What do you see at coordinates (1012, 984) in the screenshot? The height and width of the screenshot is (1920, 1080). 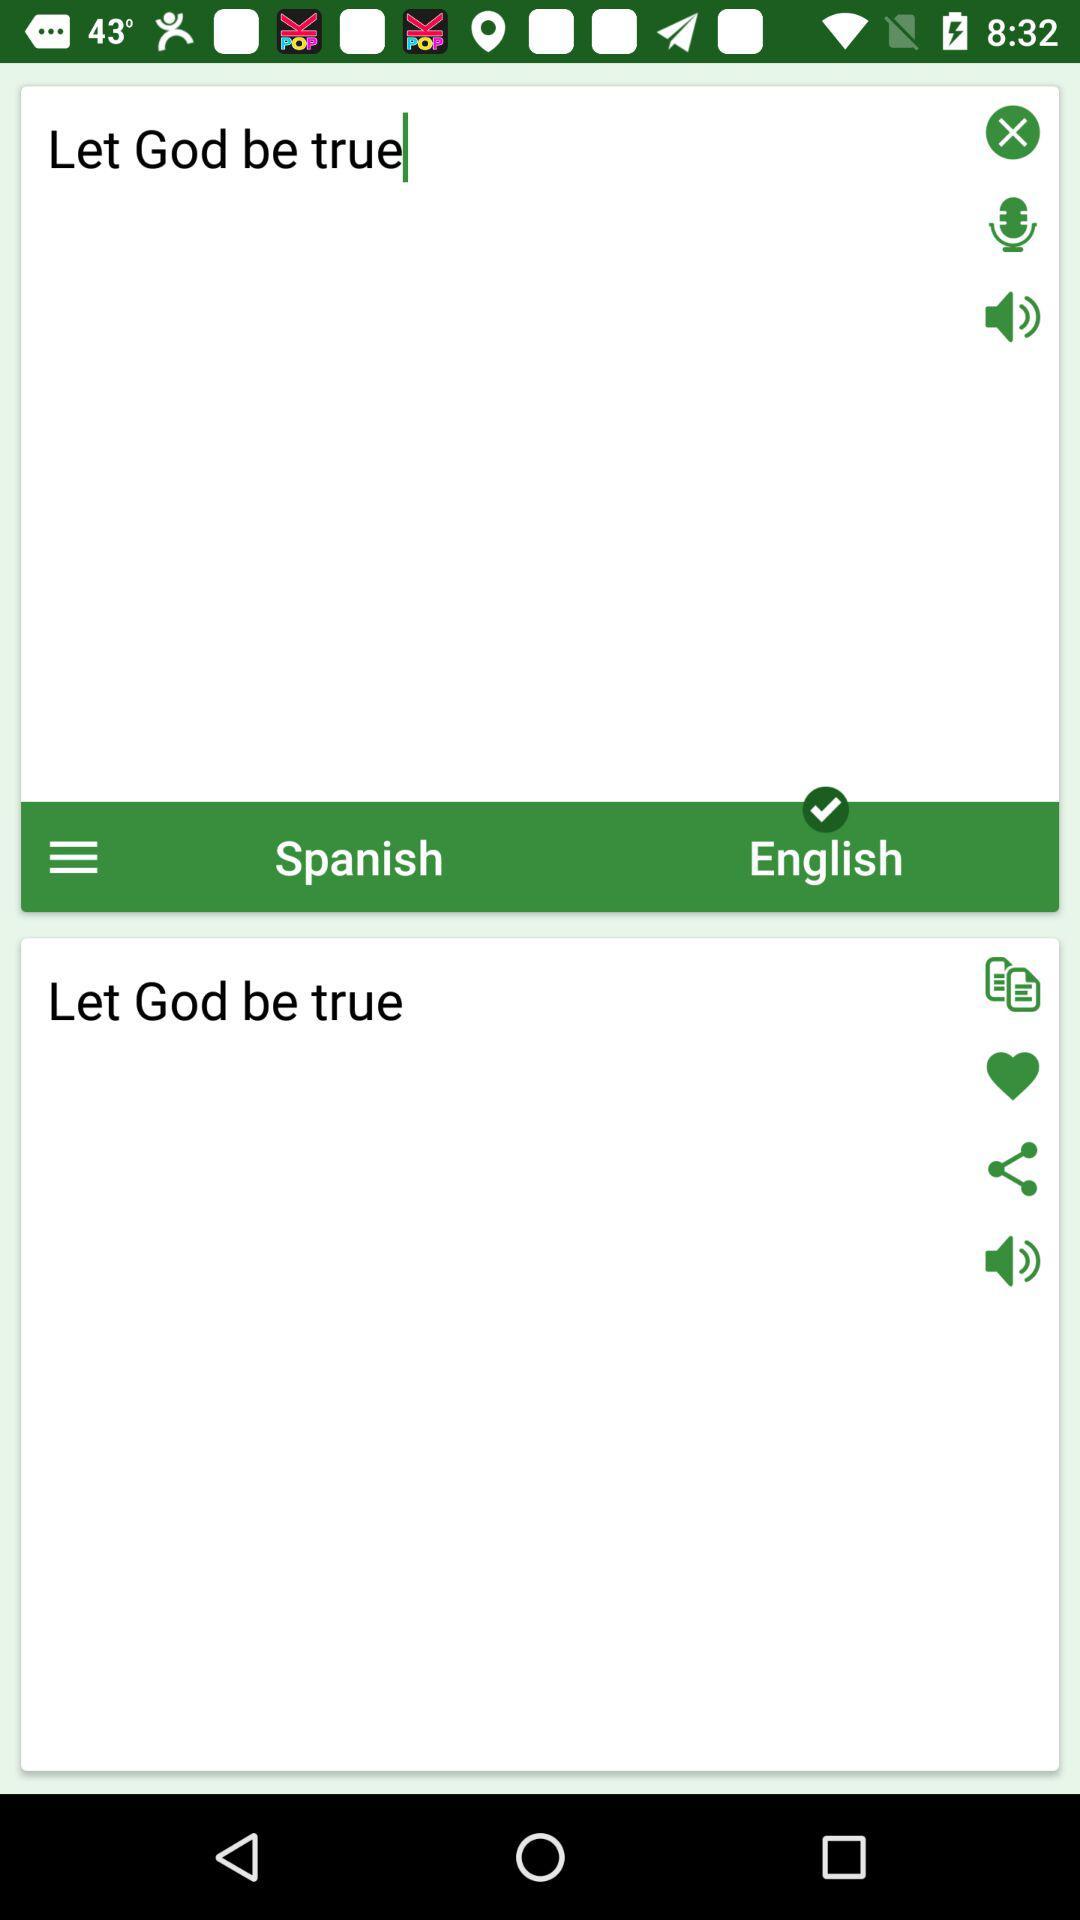 I see `copy the text` at bounding box center [1012, 984].